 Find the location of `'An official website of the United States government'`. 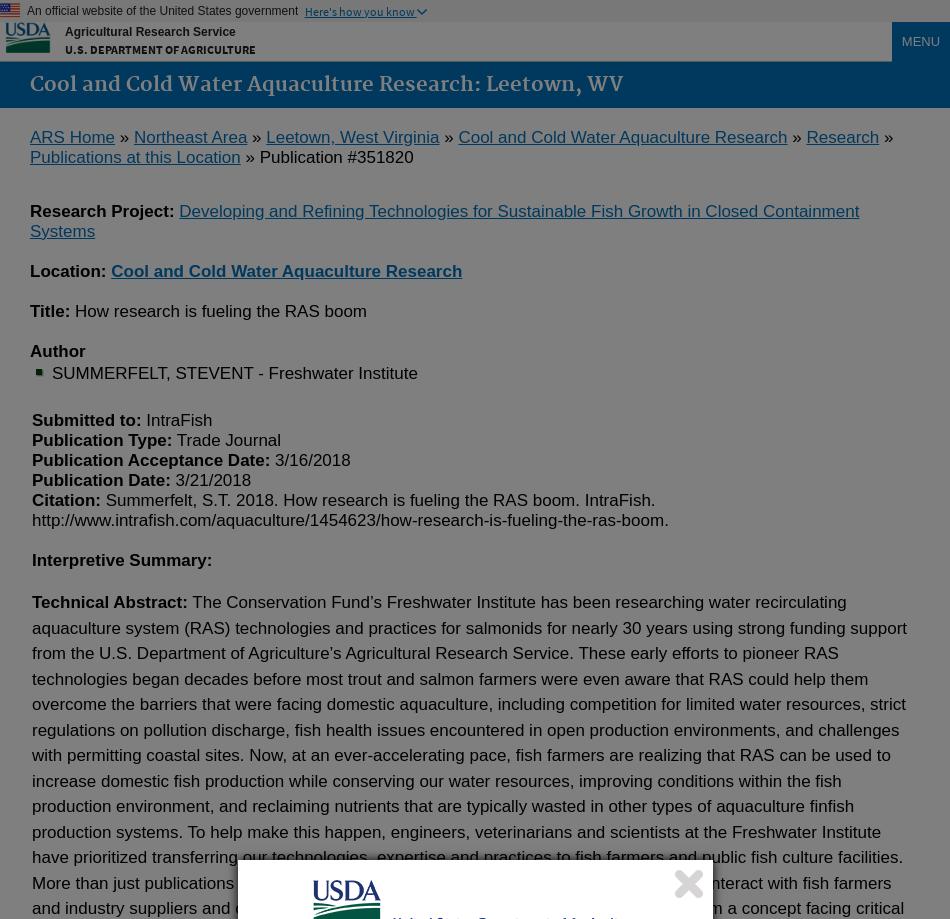

'An official website of the United States government' is located at coordinates (162, 11).